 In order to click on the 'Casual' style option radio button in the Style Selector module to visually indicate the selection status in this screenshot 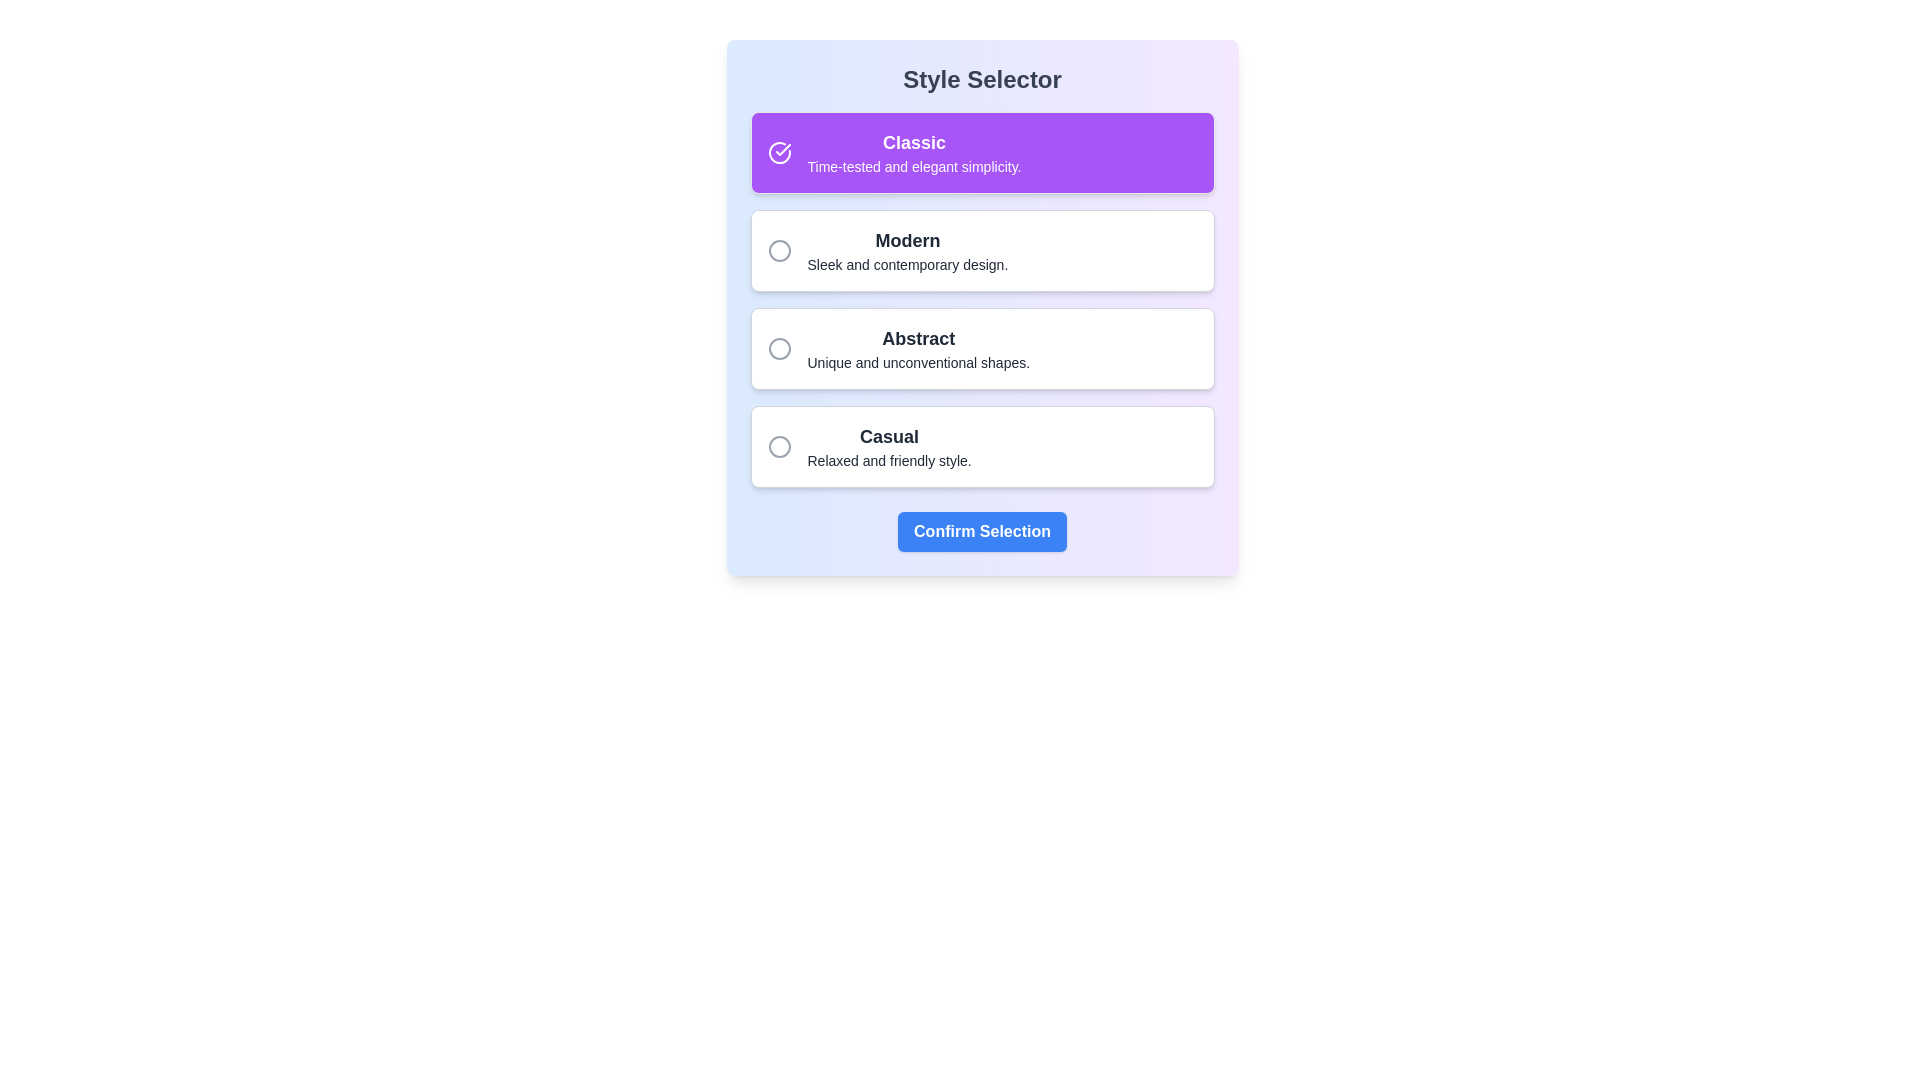, I will do `click(778, 446)`.